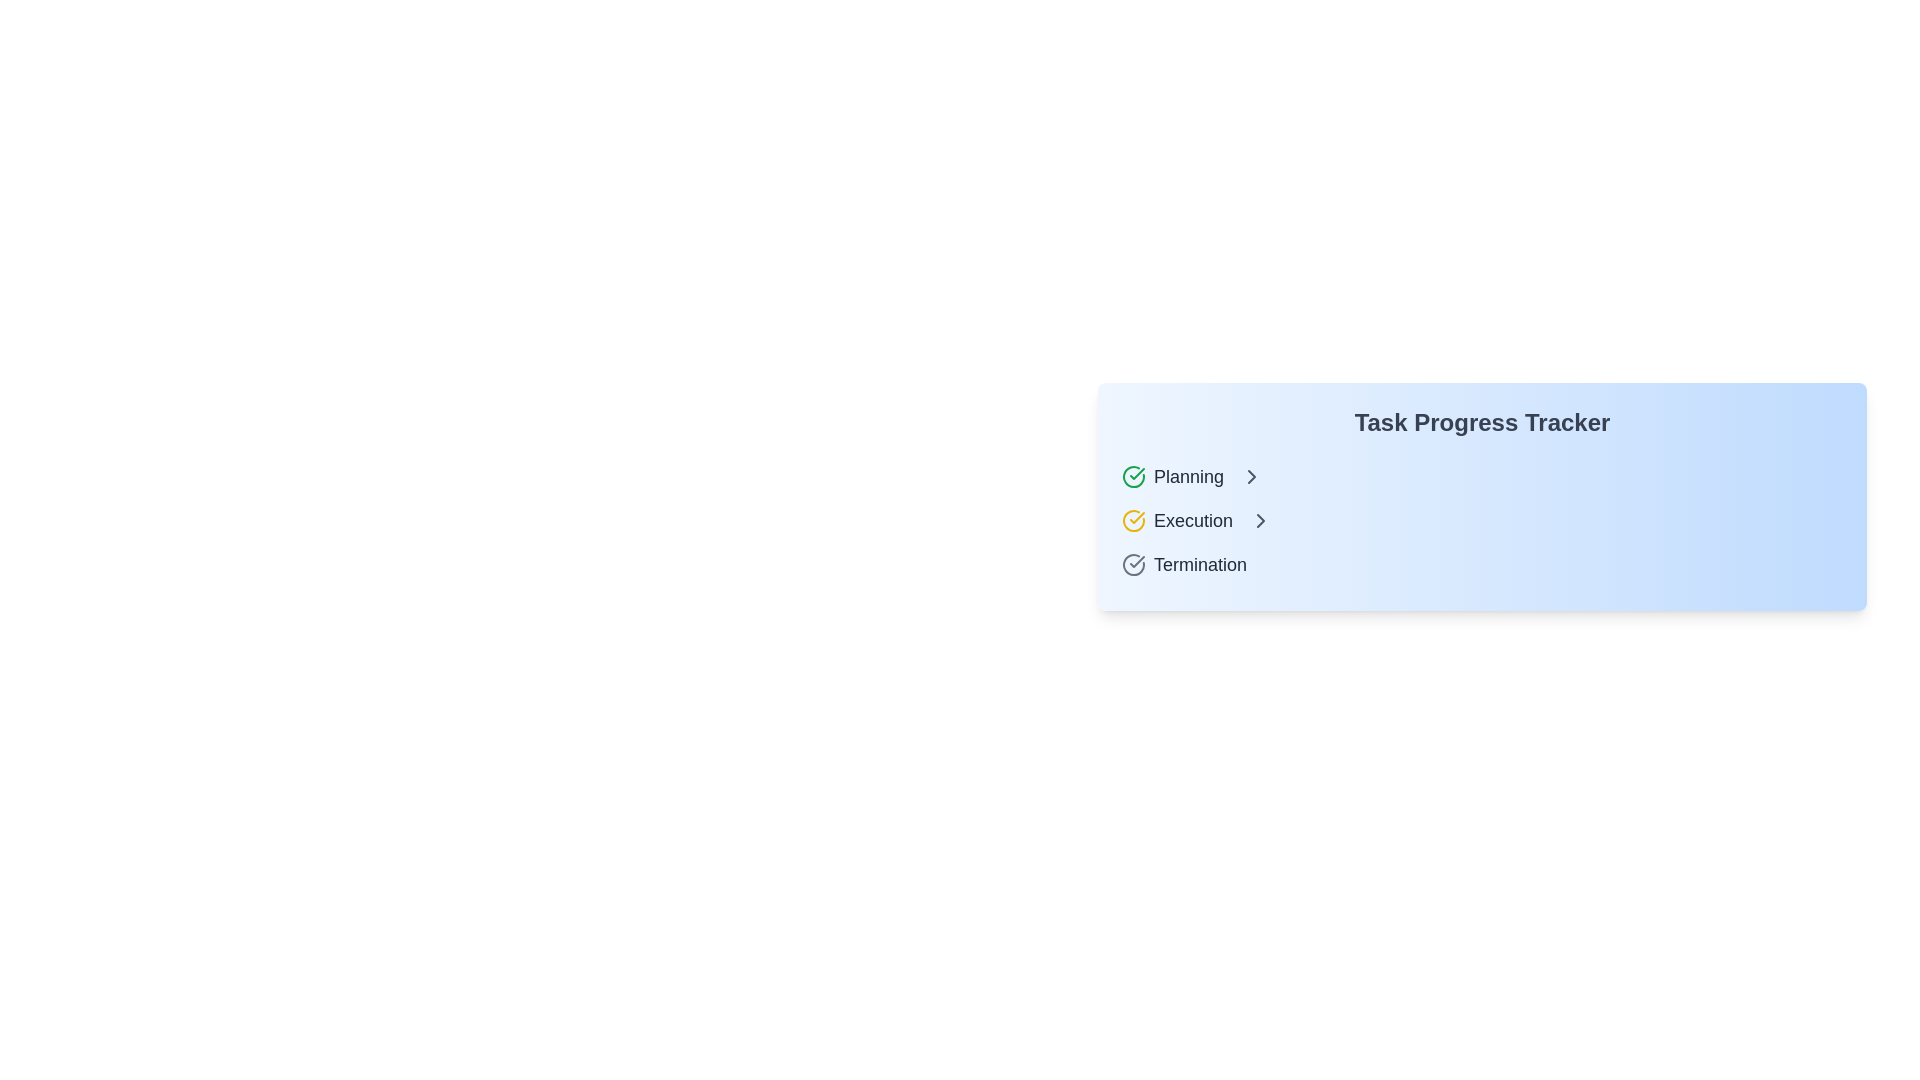 The image size is (1920, 1080). Describe the element at coordinates (1189, 477) in the screenshot. I see `text of the 'Planning' stage label in the task progress tracker, located at the top-left of the list with a green checkmark icon to its left and a right-arrow chevron to its right` at that location.